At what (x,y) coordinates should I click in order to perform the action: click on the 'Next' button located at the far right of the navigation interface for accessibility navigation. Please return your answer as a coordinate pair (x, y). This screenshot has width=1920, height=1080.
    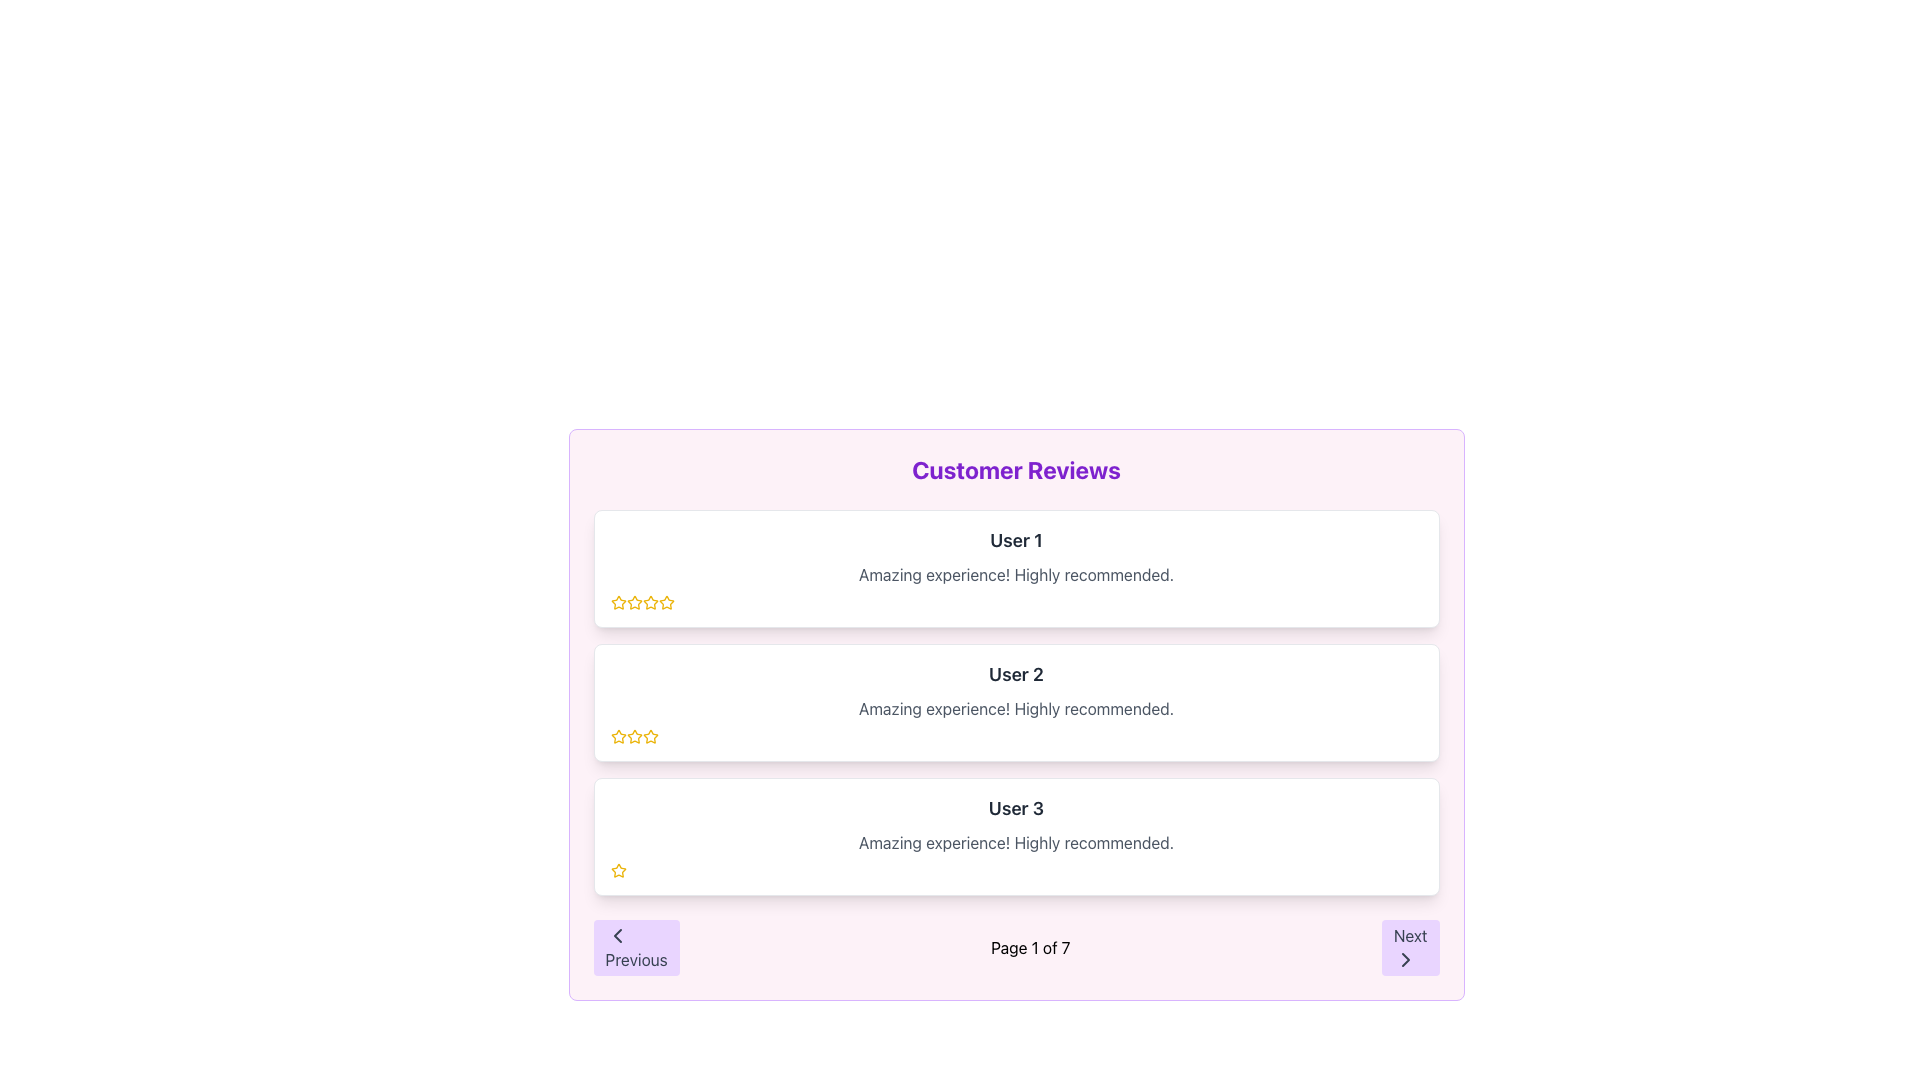
    Looking at the image, I should click on (1409, 947).